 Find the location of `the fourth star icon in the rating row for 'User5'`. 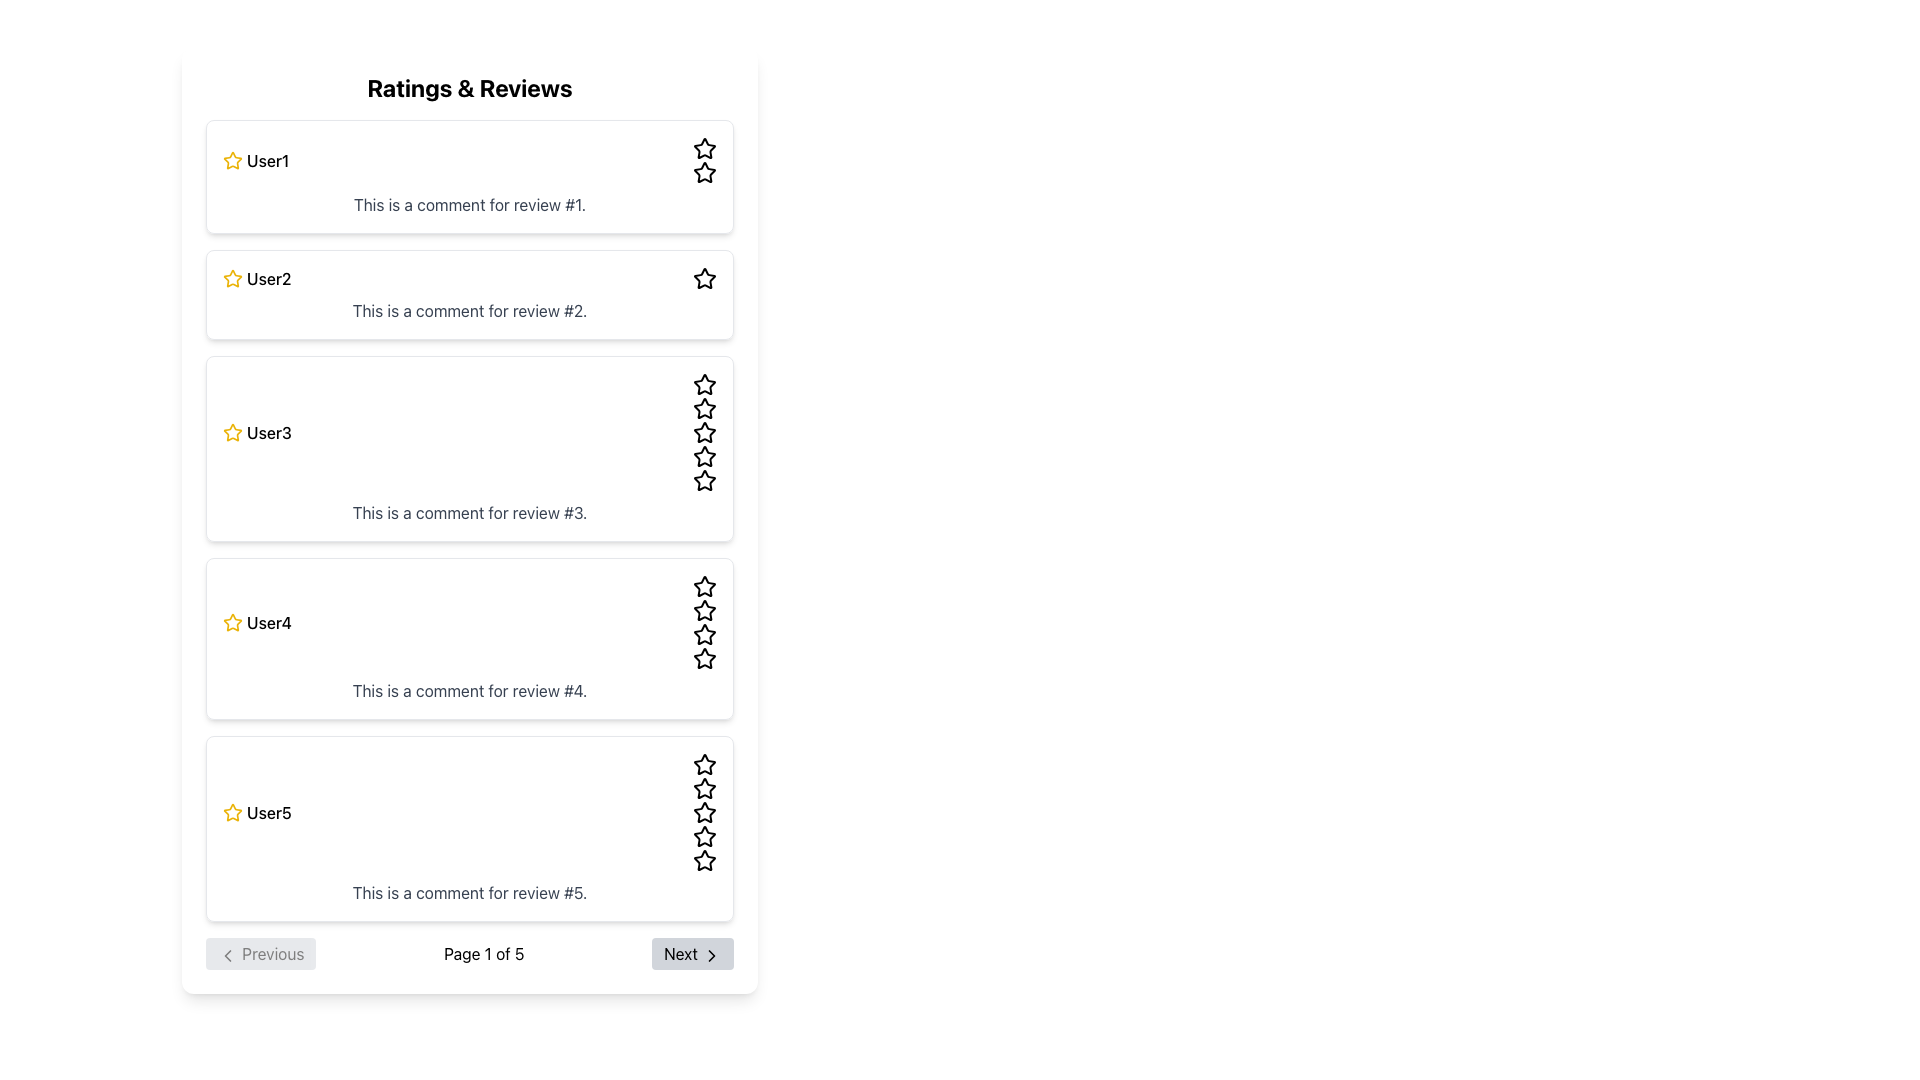

the fourth star icon in the rating row for 'User5' is located at coordinates (705, 836).